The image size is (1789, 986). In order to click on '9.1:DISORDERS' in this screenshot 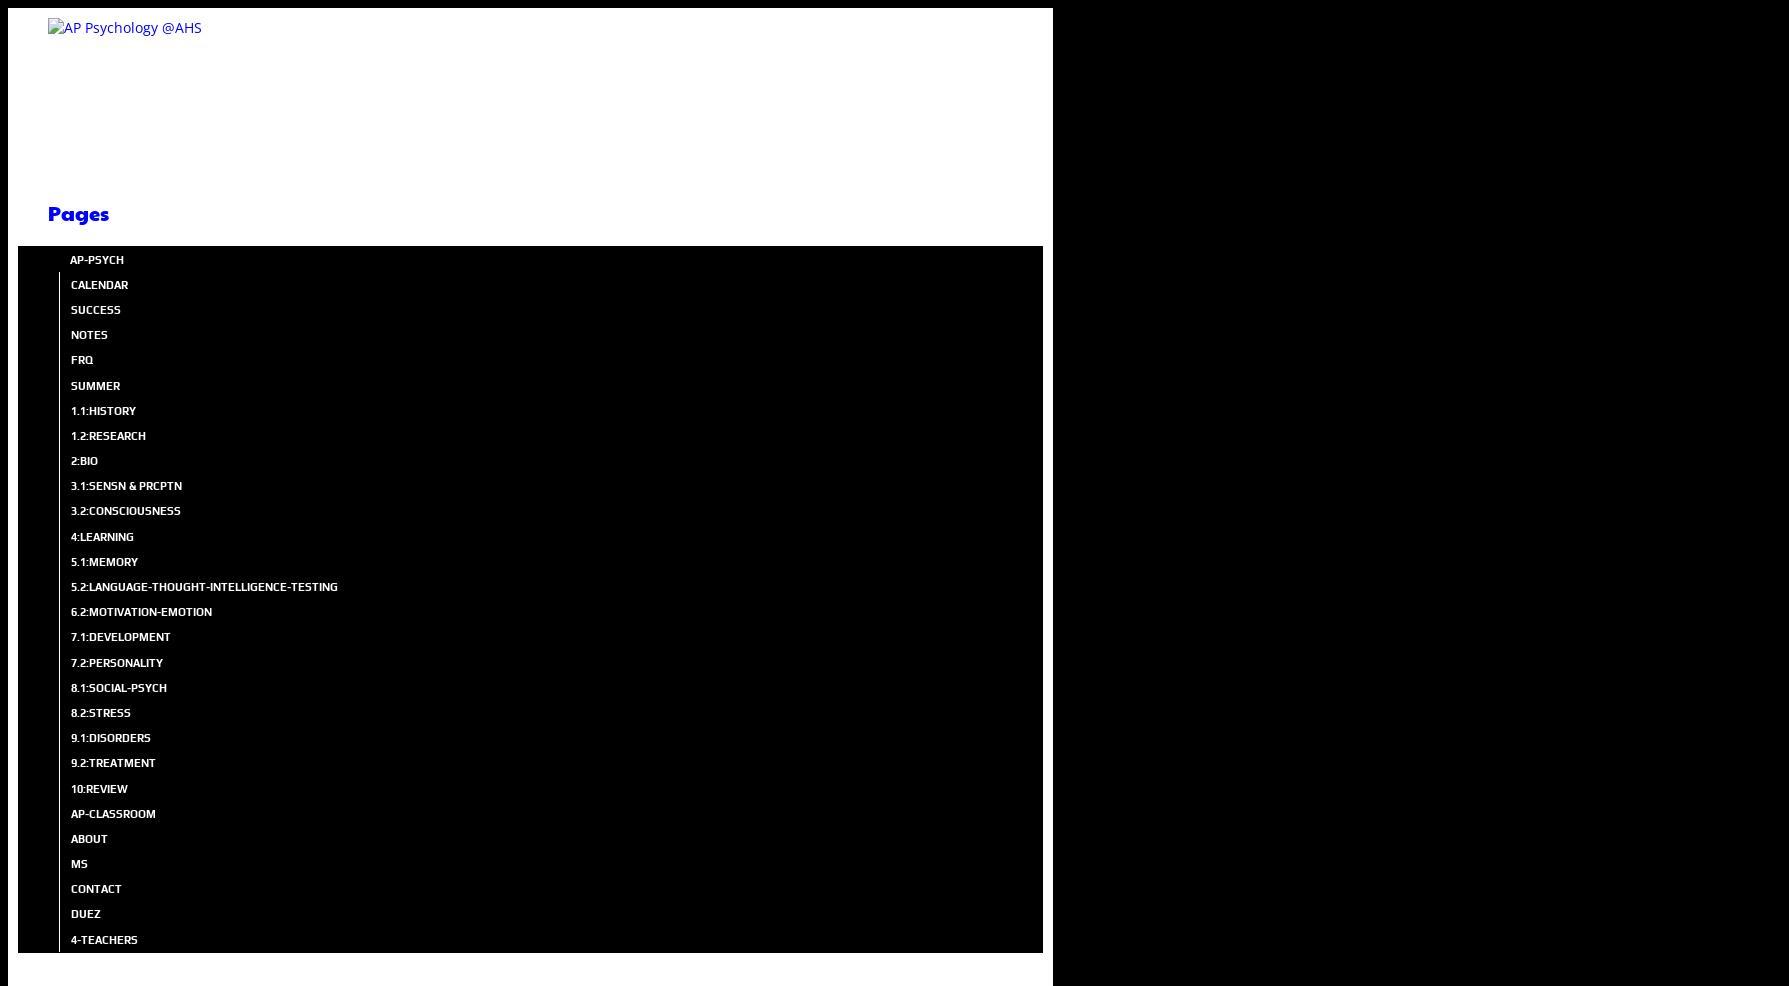, I will do `click(110, 737)`.